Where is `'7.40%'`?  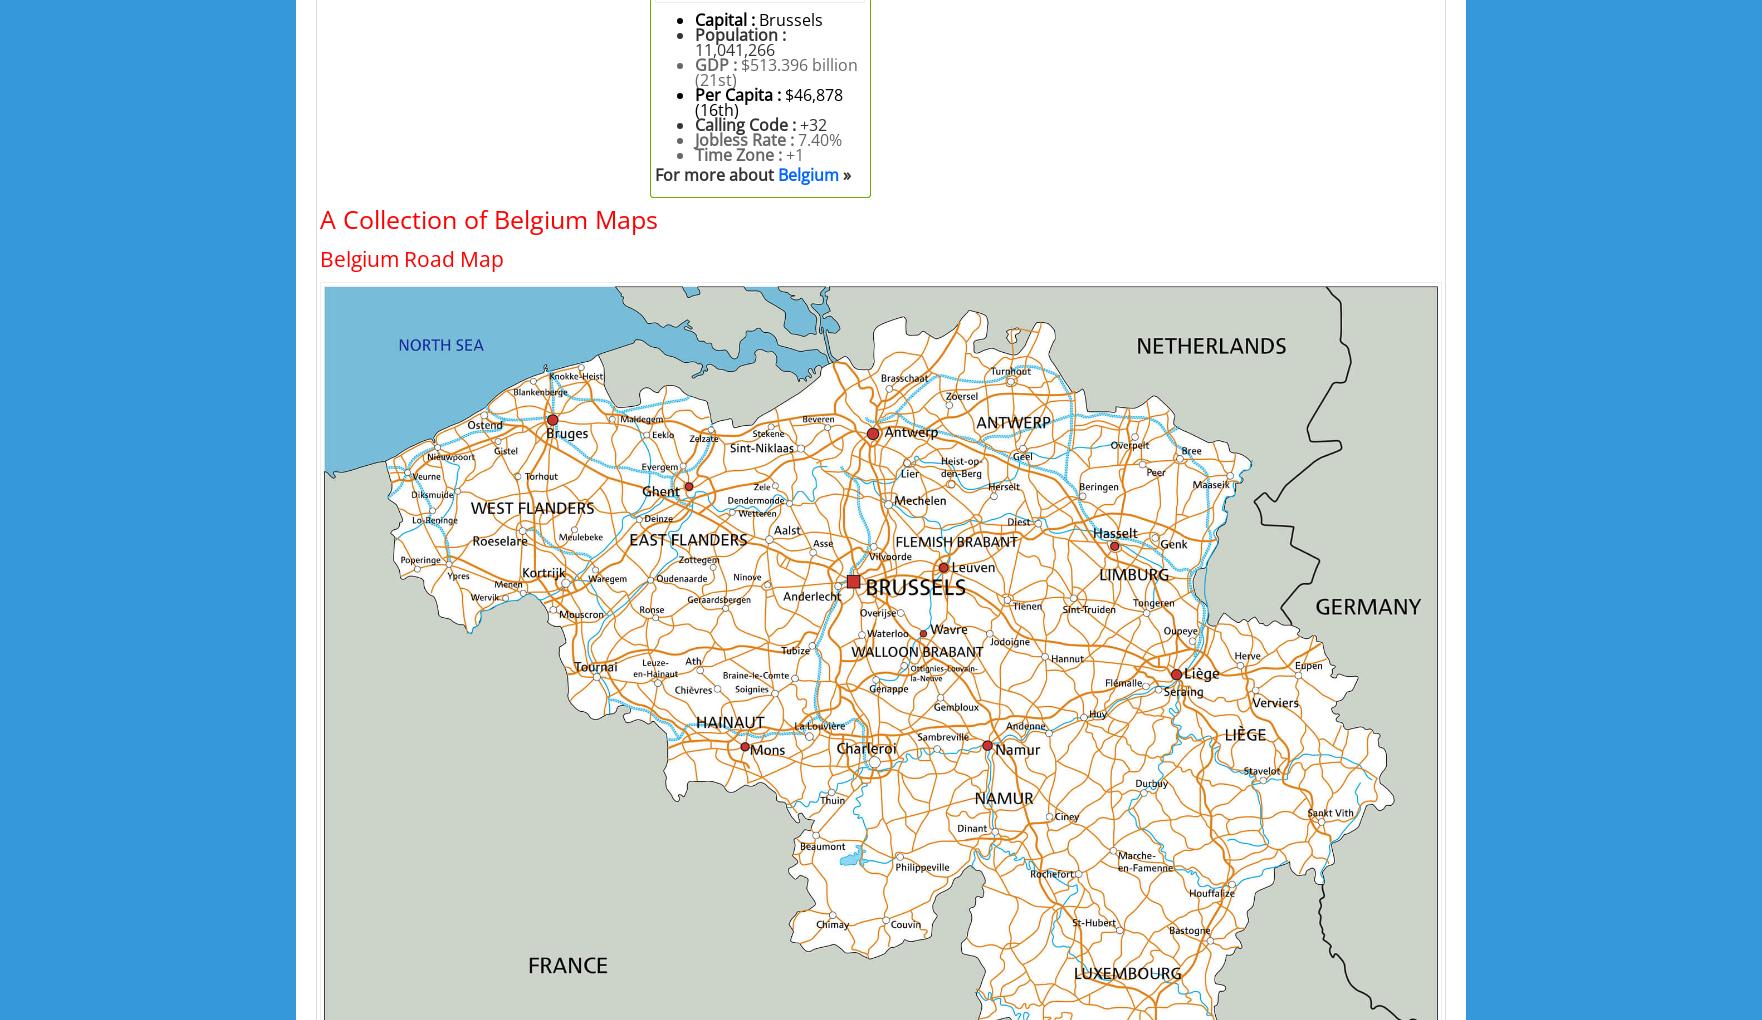 '7.40%' is located at coordinates (819, 139).